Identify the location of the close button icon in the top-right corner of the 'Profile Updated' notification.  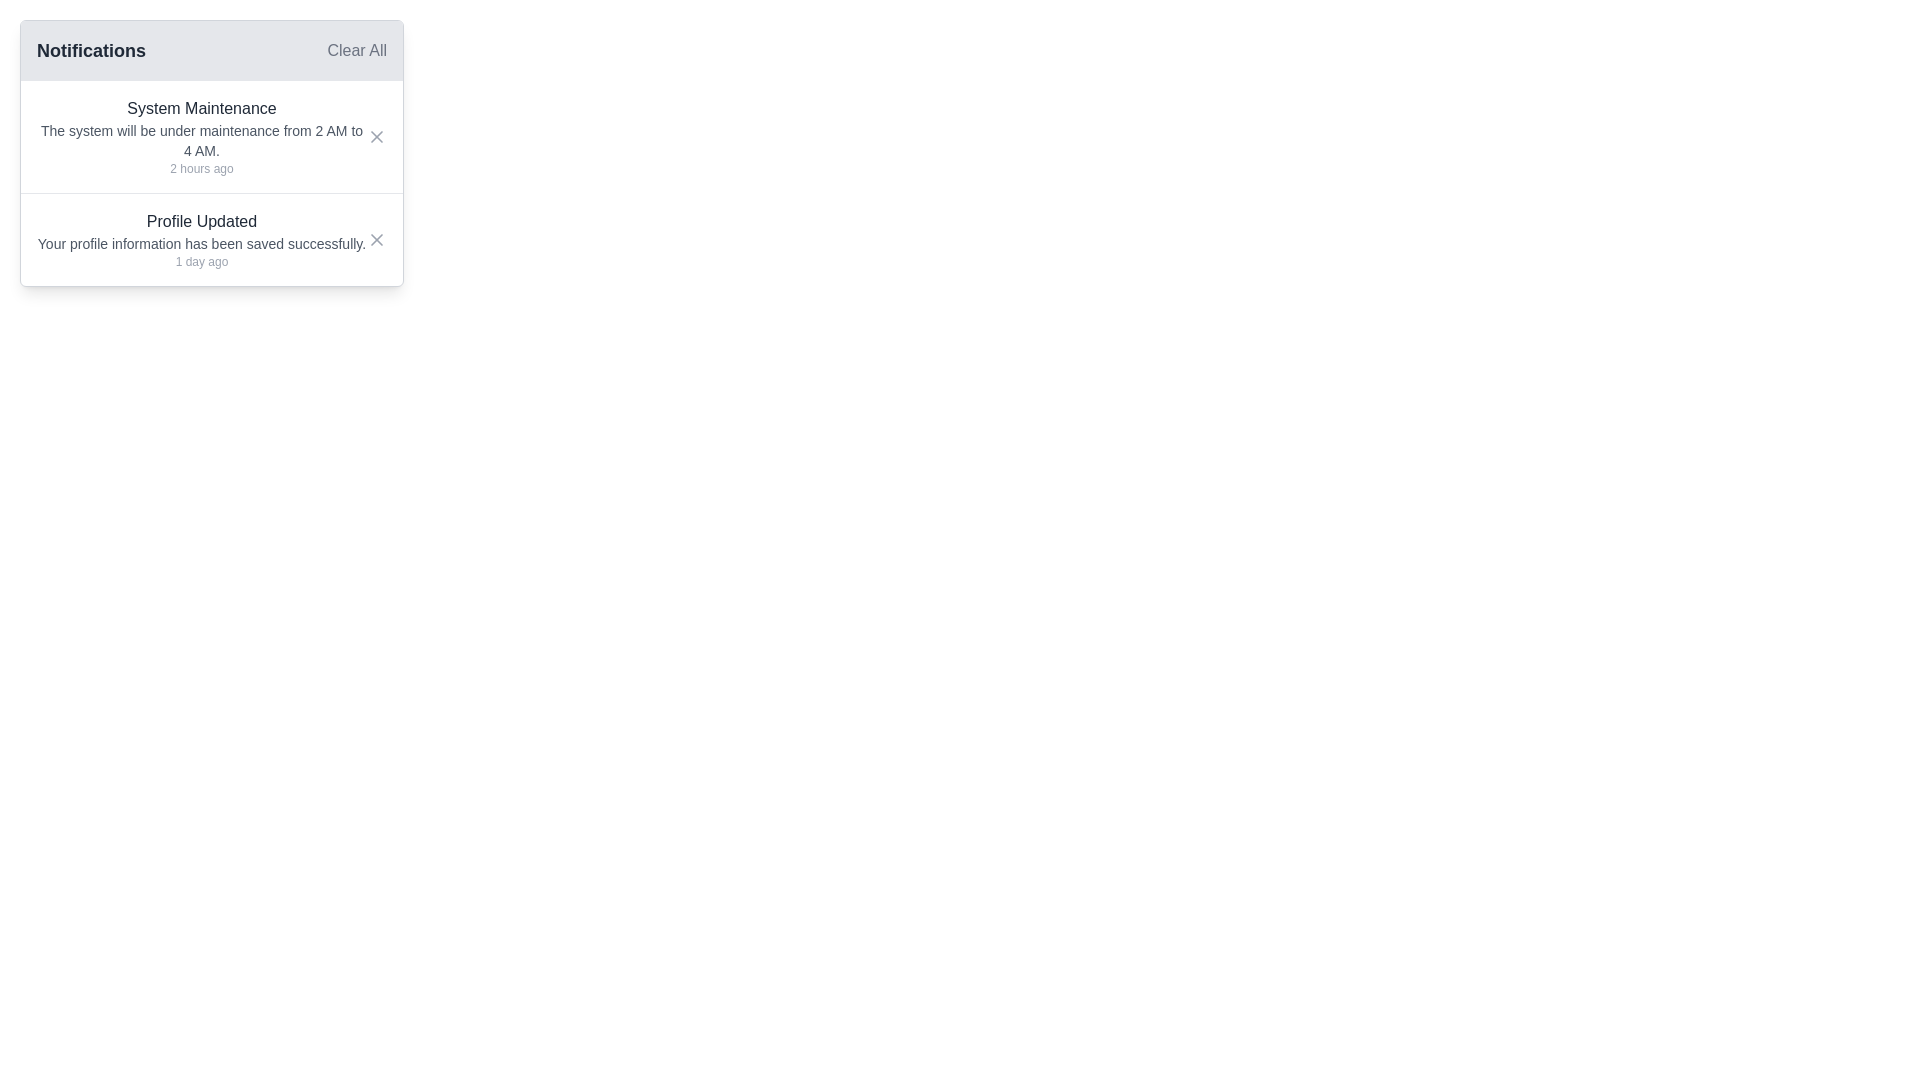
(377, 238).